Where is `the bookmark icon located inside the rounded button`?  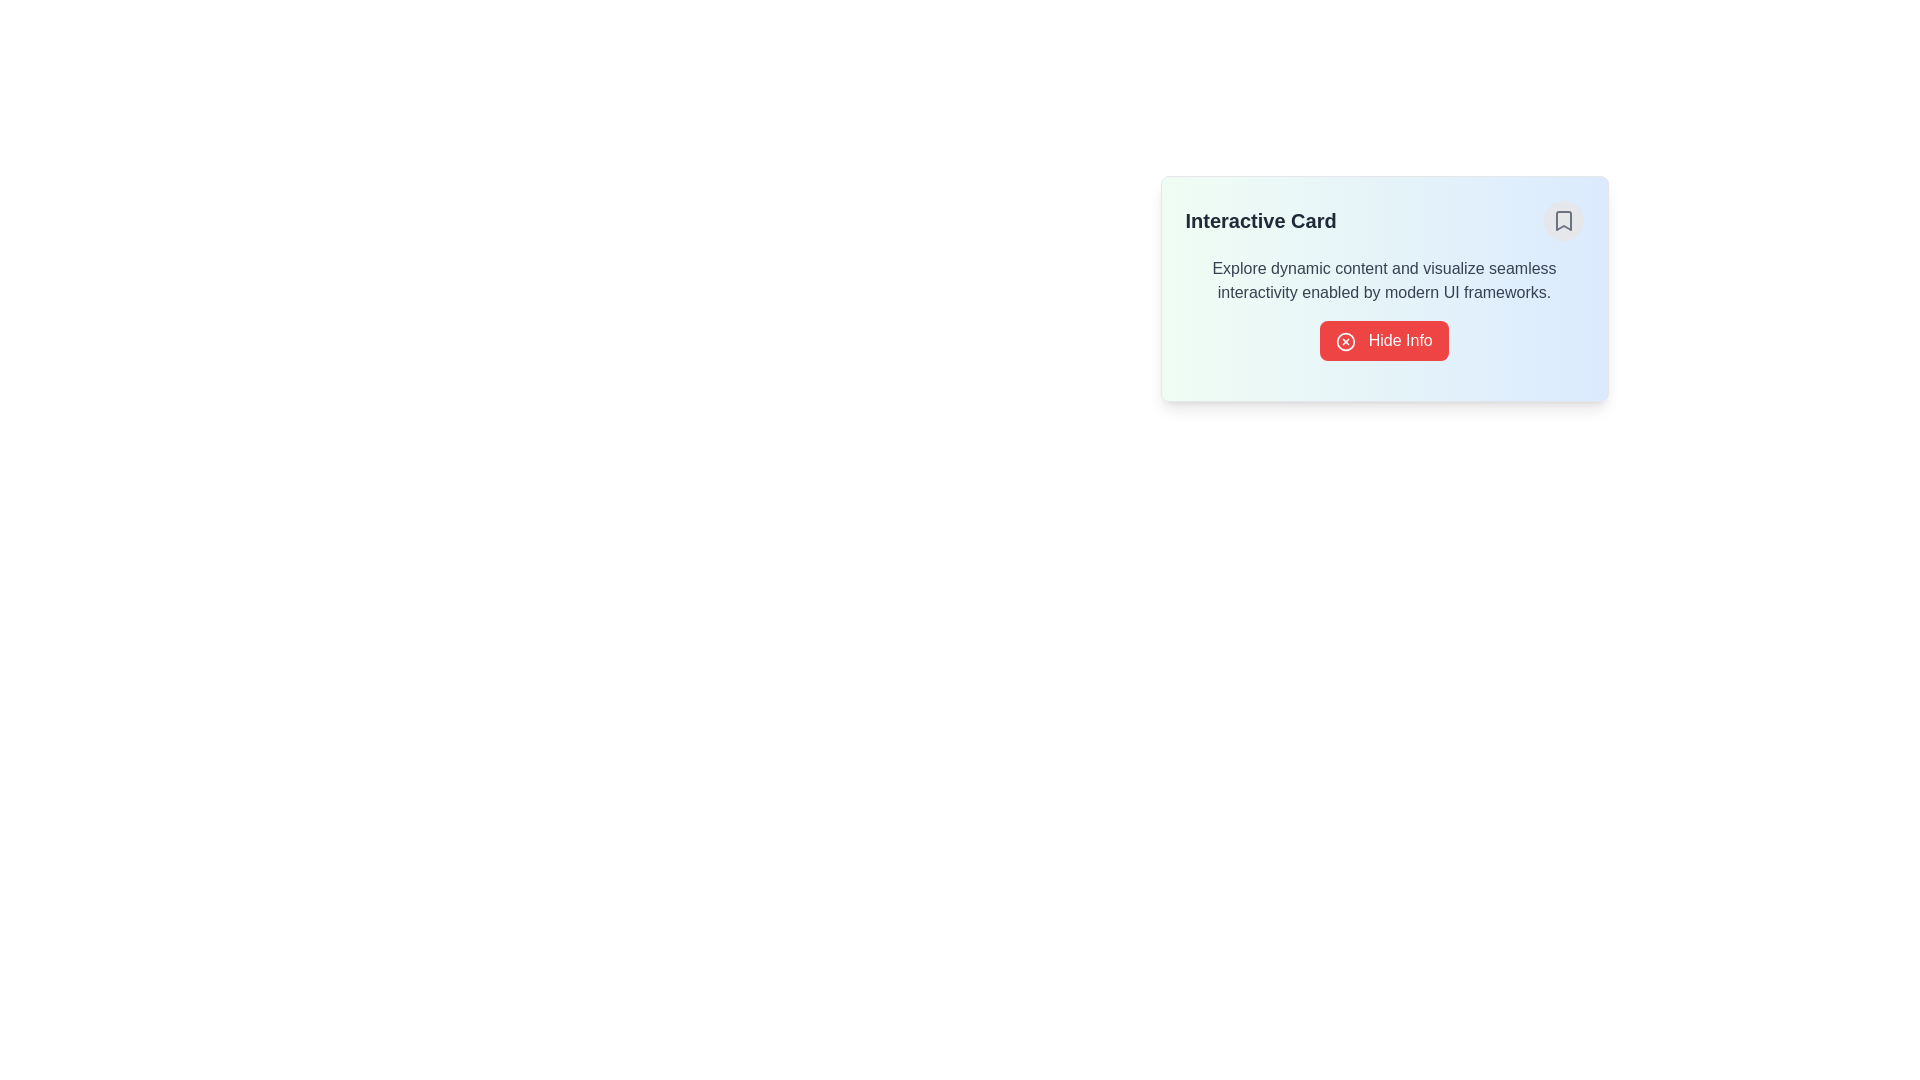 the bookmark icon located inside the rounded button is located at coordinates (1562, 220).